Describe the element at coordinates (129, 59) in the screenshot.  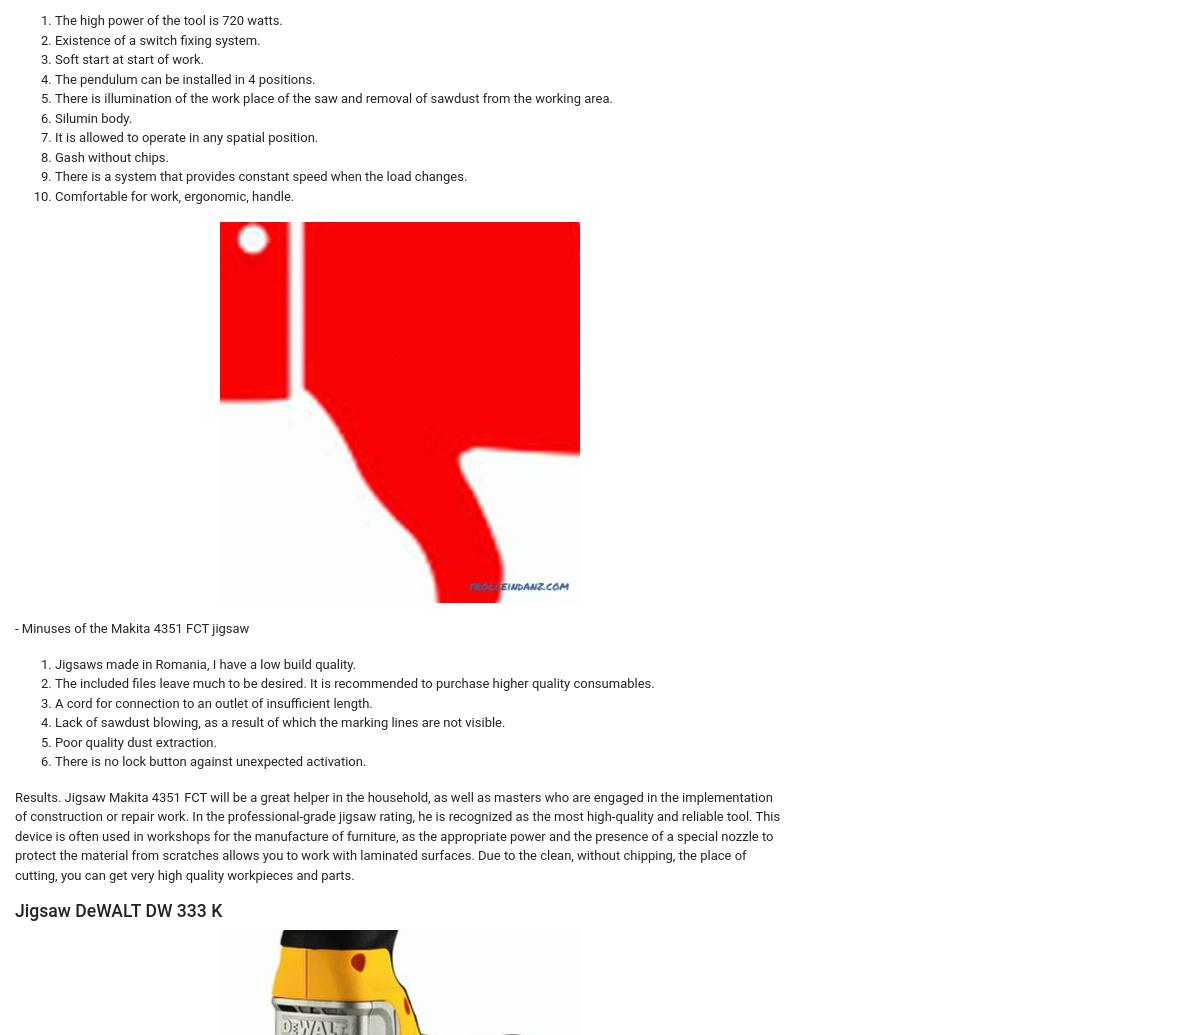
I see `'Soft start at start of work.'` at that location.